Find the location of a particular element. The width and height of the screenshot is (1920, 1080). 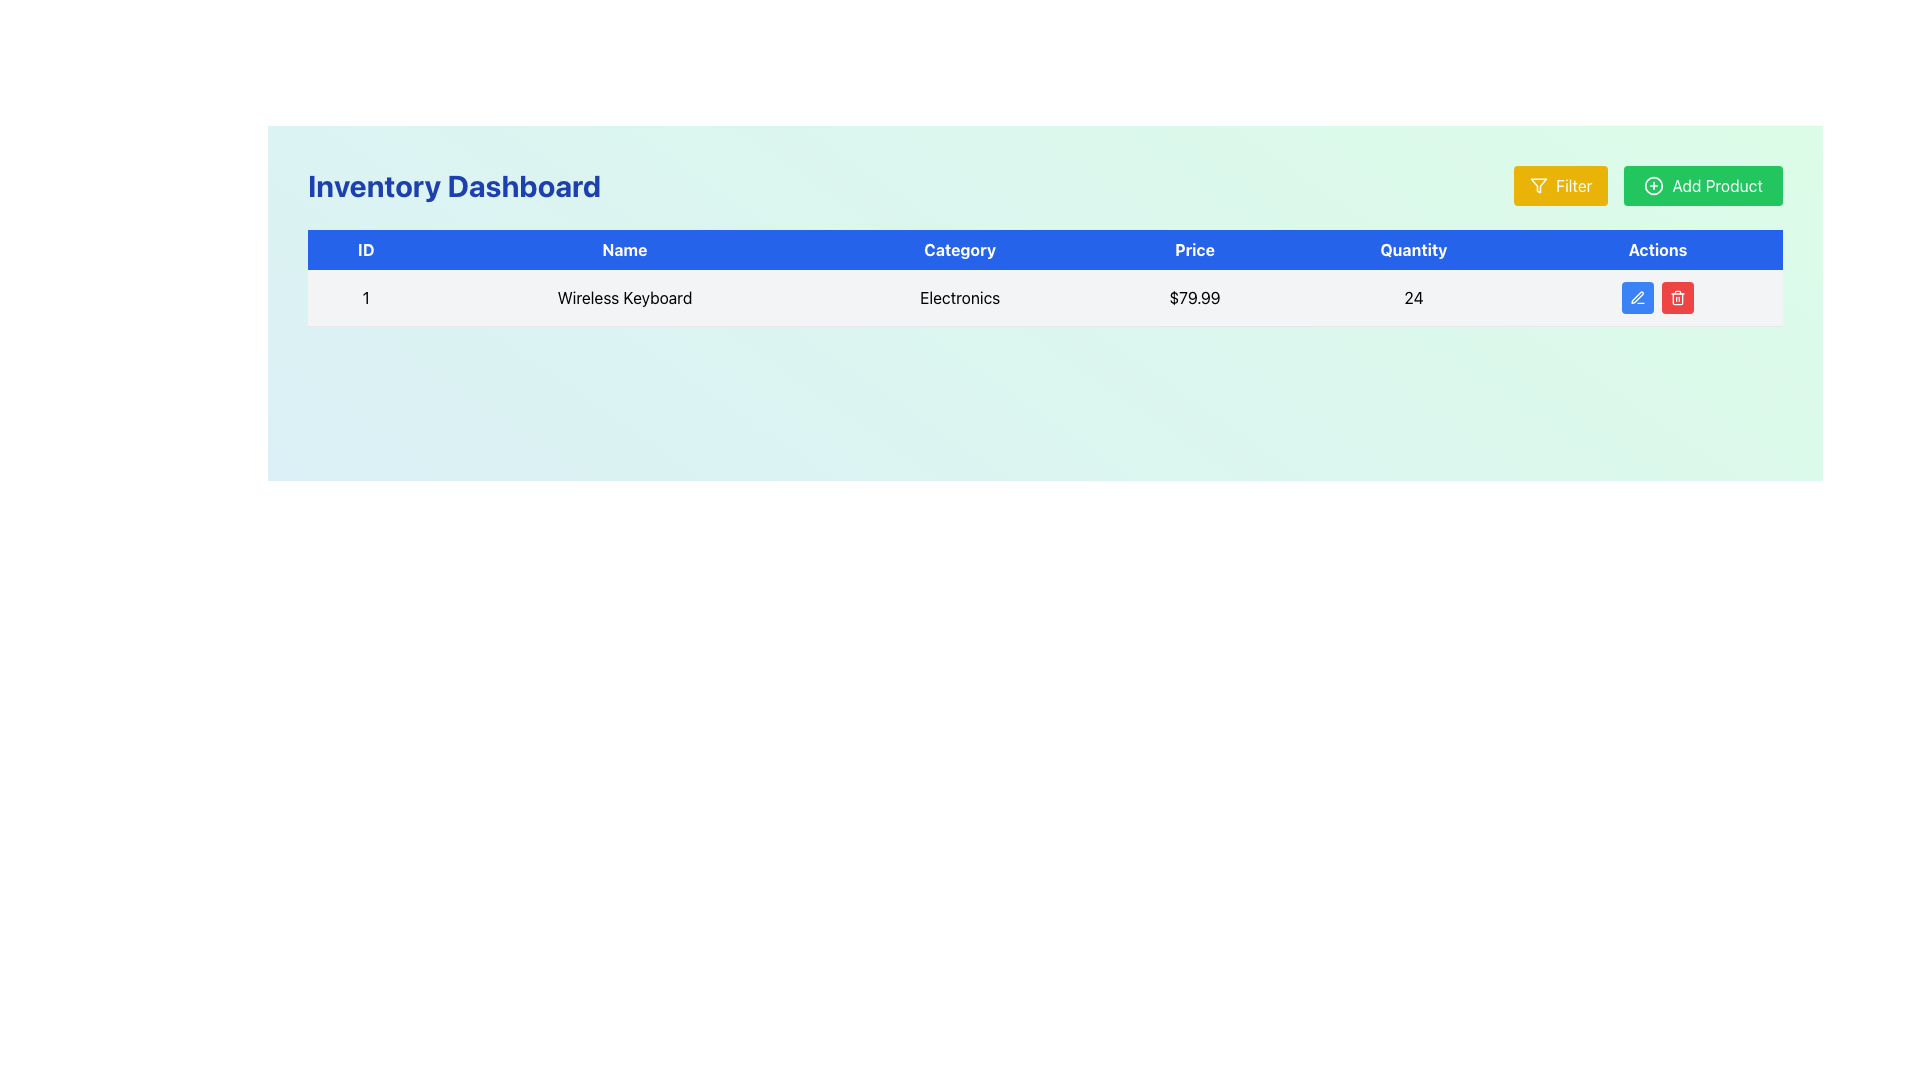

the trash icon button with a red background in the 'Actions' column for the 'Wireless Keyboard' to initiate a delete action is located at coordinates (1677, 297).